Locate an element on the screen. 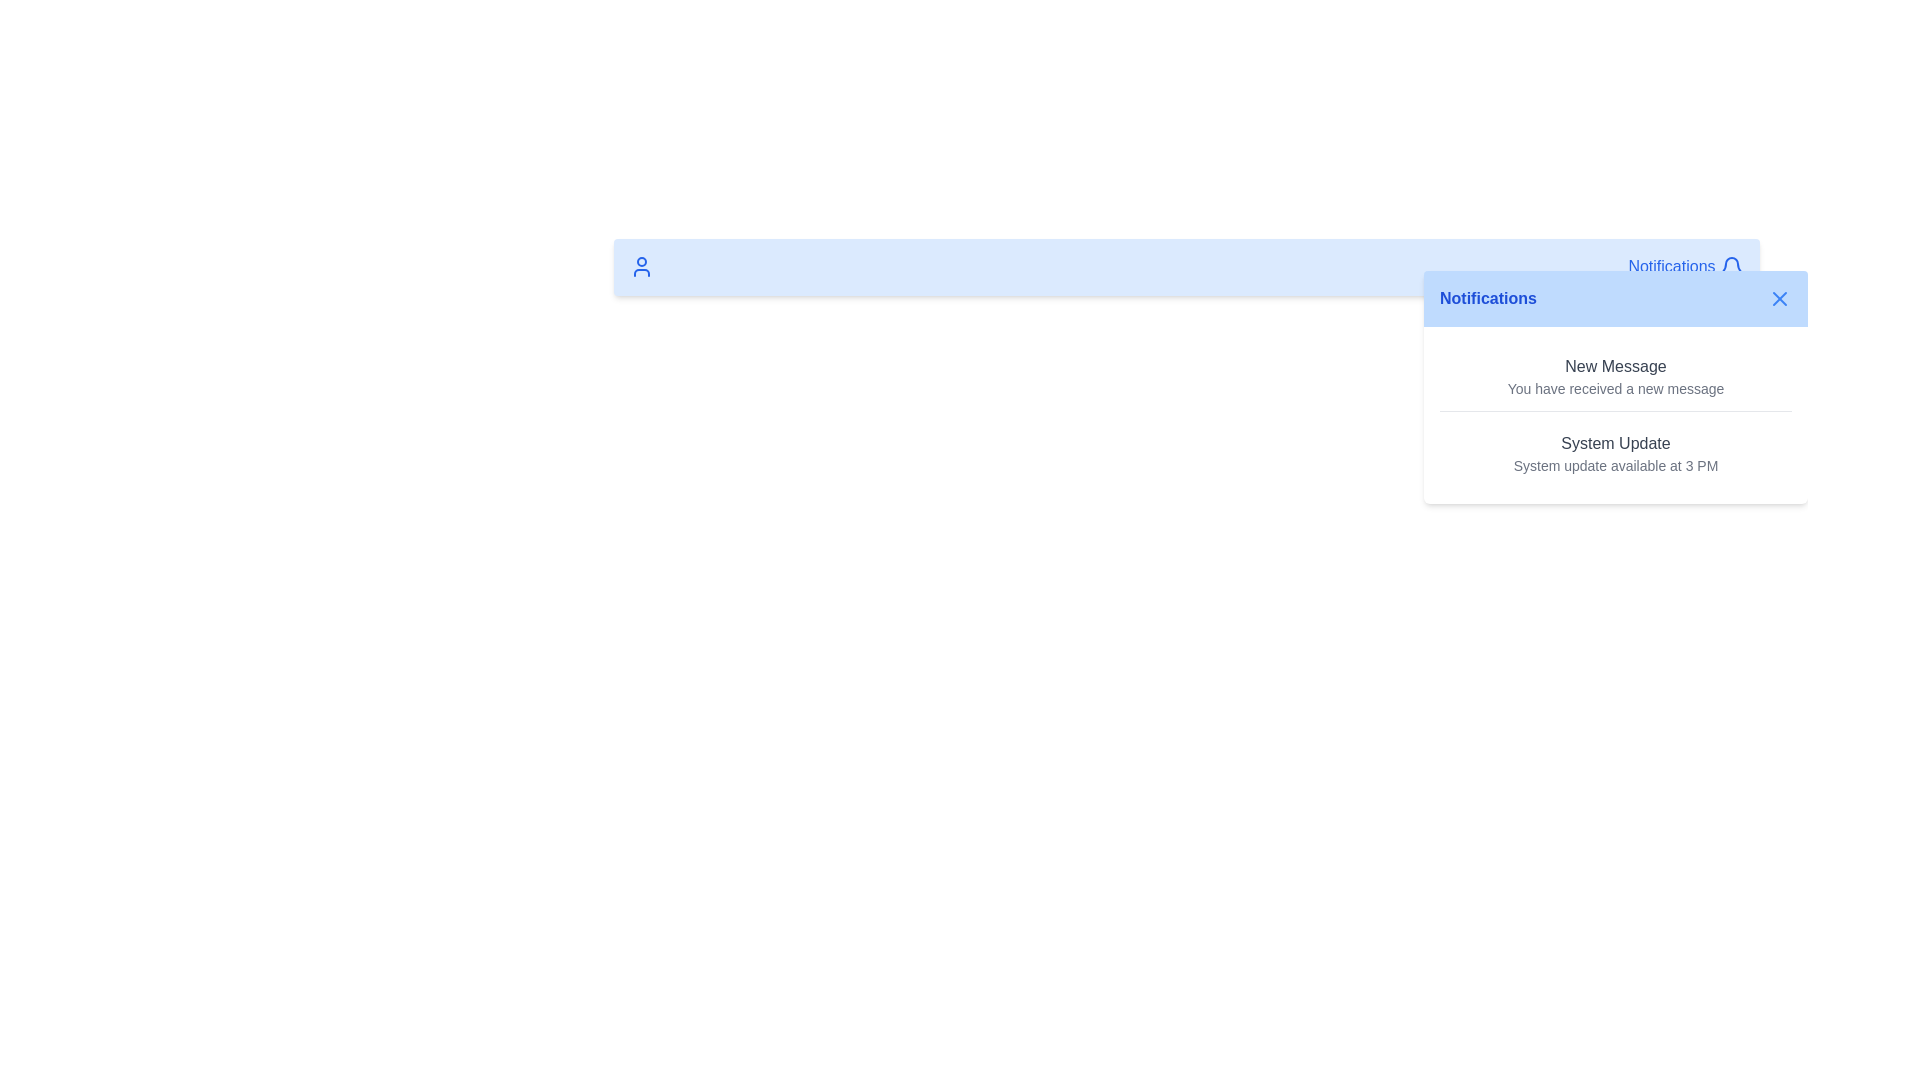 This screenshot has height=1080, width=1920. the informational text label that provides details relevant to the 'New Message' notification, located directly below its title within the notification card is located at coordinates (1616, 389).